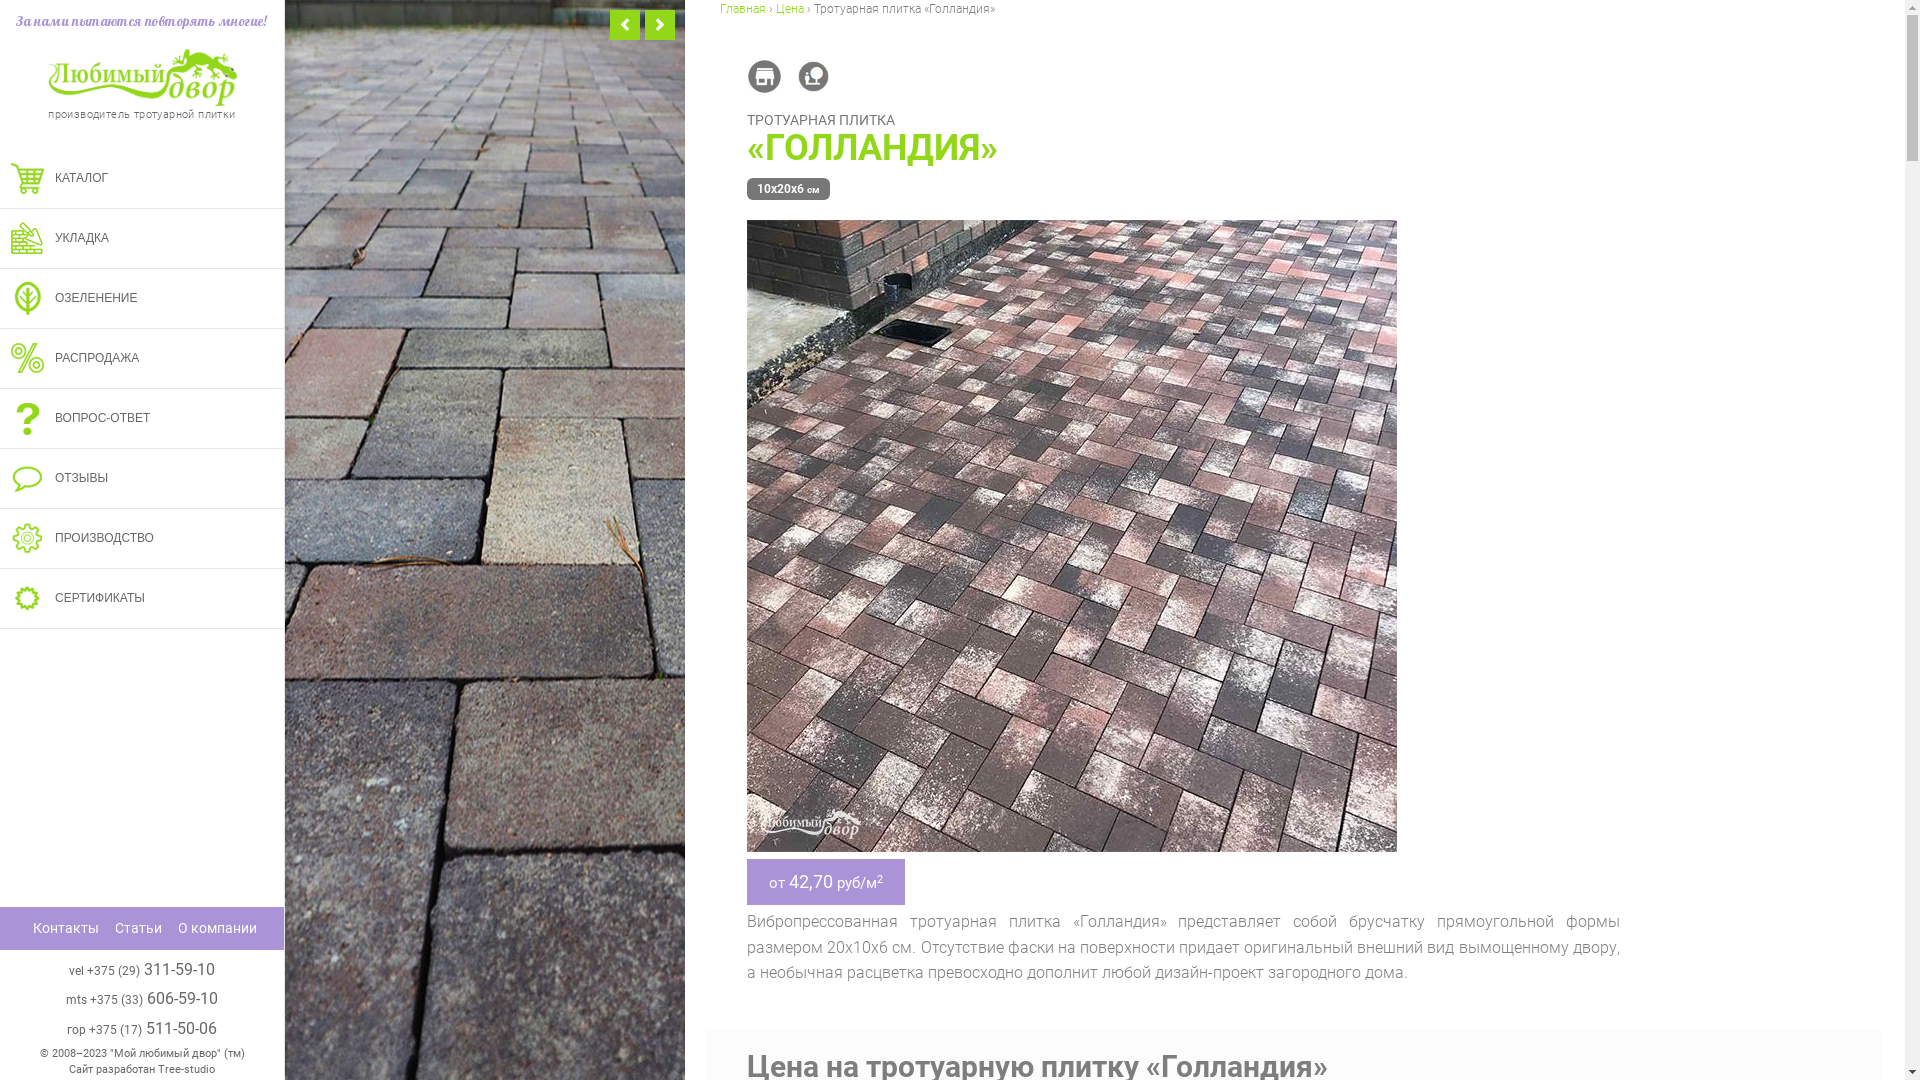 The height and width of the screenshot is (1080, 1920). I want to click on 'vel +375 (29) 311-59-10', so click(141, 968).